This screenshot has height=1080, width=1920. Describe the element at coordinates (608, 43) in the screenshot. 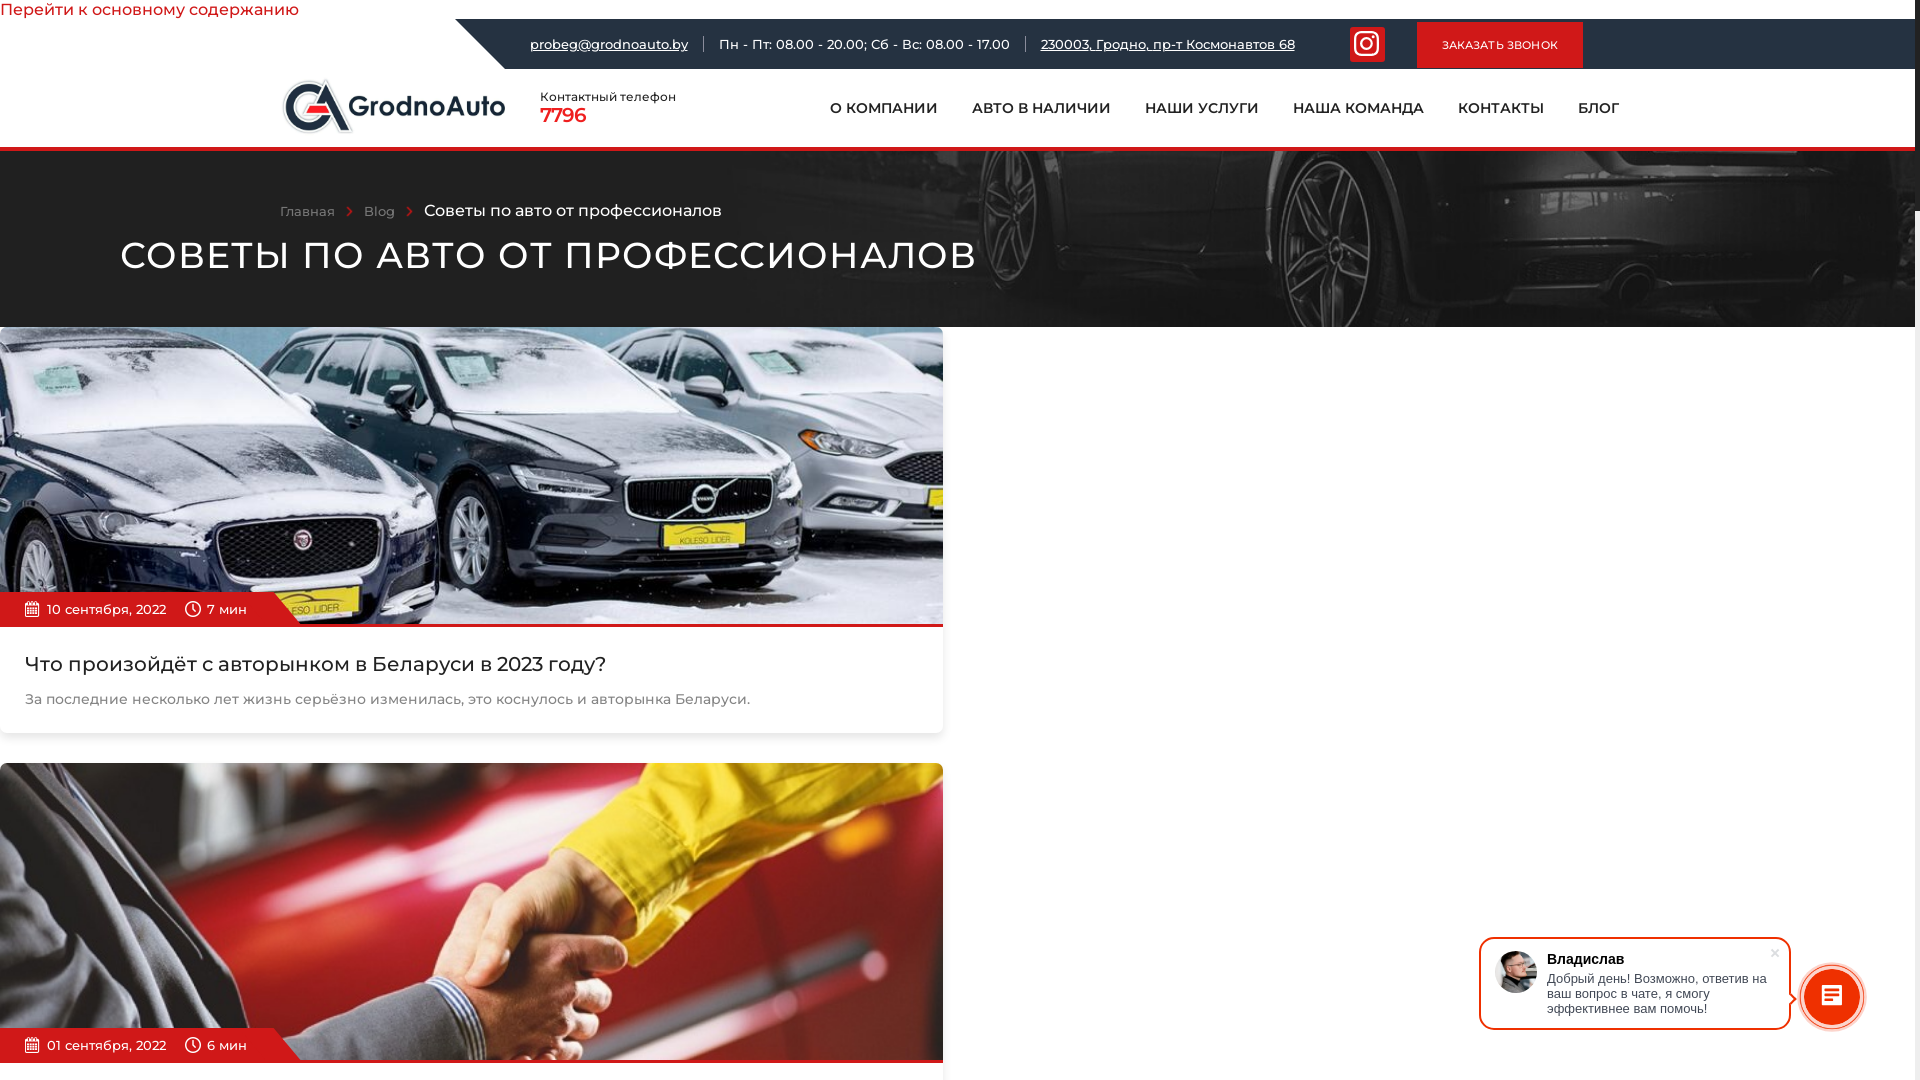

I see `'probeg@grodnoauto.by'` at that location.